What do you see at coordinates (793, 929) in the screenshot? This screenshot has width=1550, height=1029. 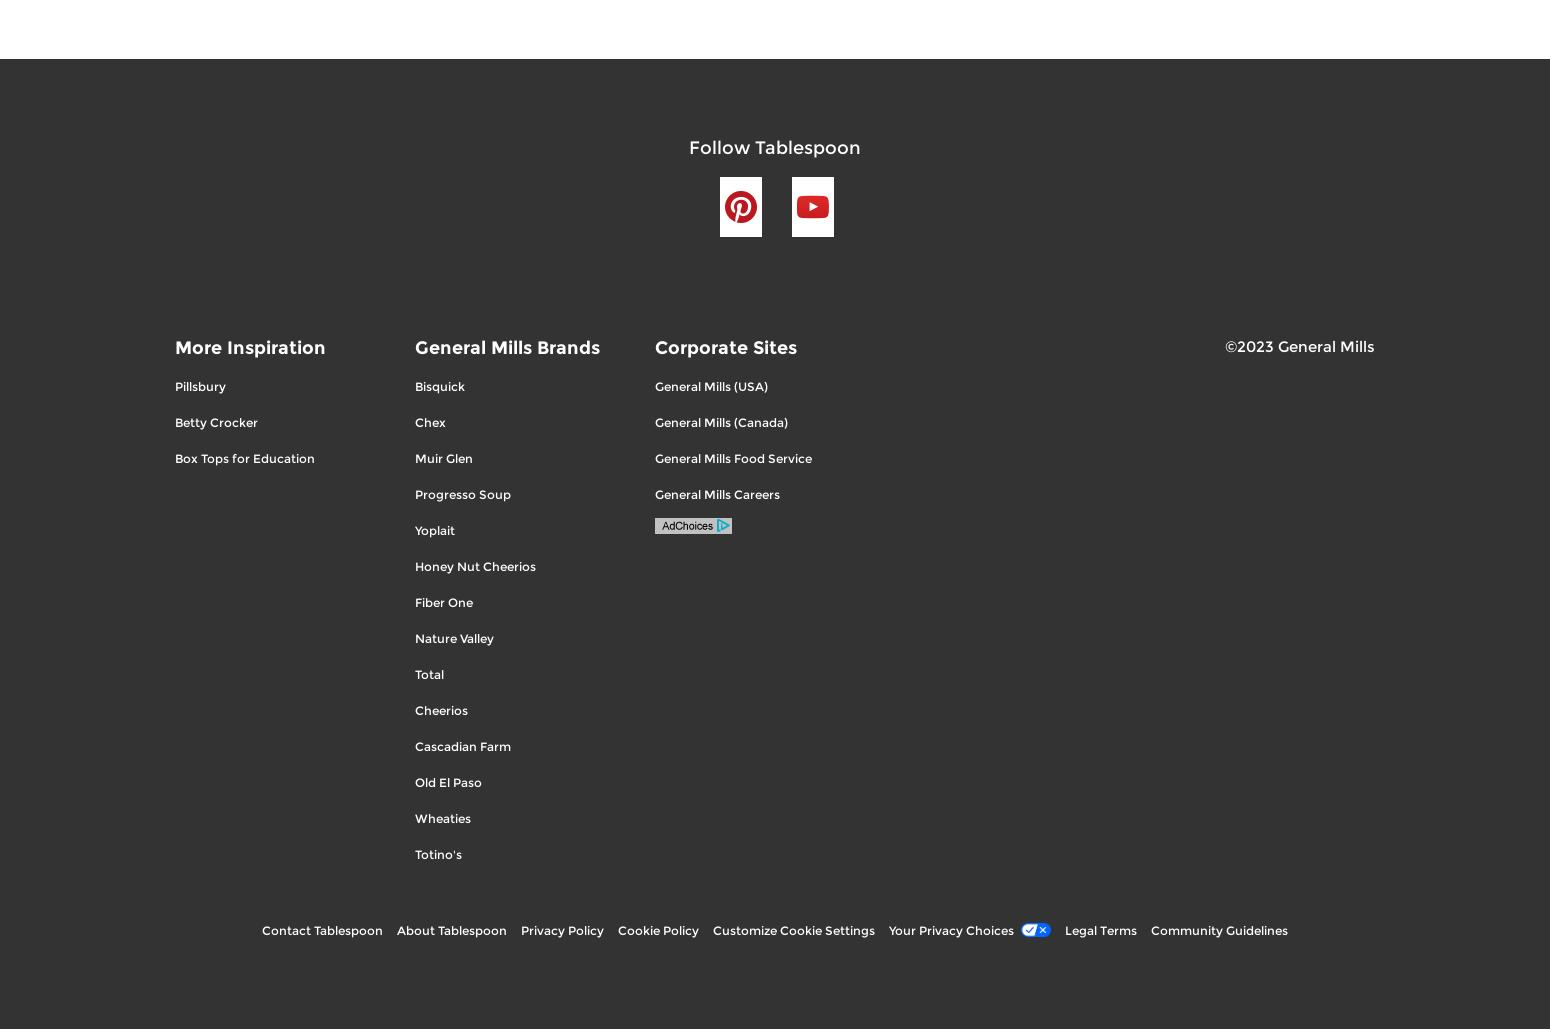 I see `'Customize Cookie Settings'` at bounding box center [793, 929].